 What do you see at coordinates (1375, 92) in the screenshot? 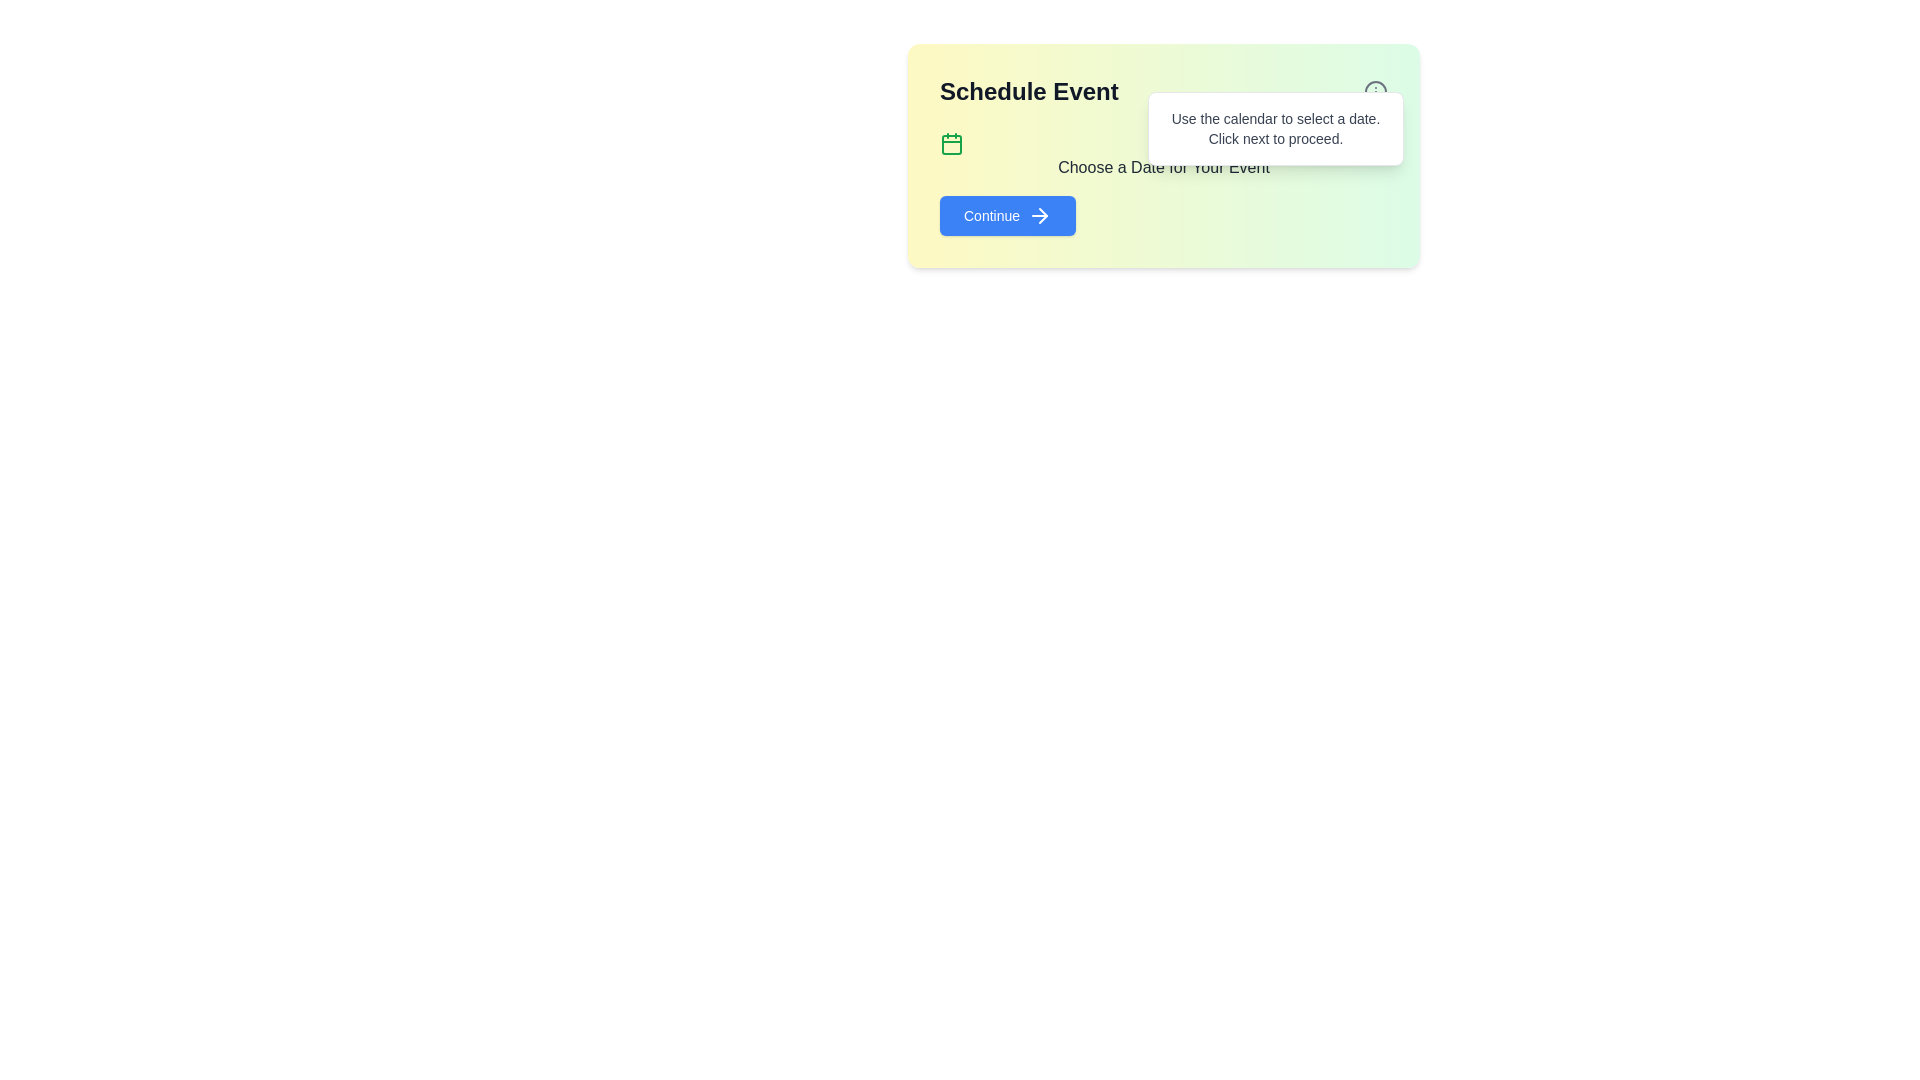
I see `circular graphic within the info icon located in the tooltip box at the top-right corner of the 'Schedule Event' card` at bounding box center [1375, 92].